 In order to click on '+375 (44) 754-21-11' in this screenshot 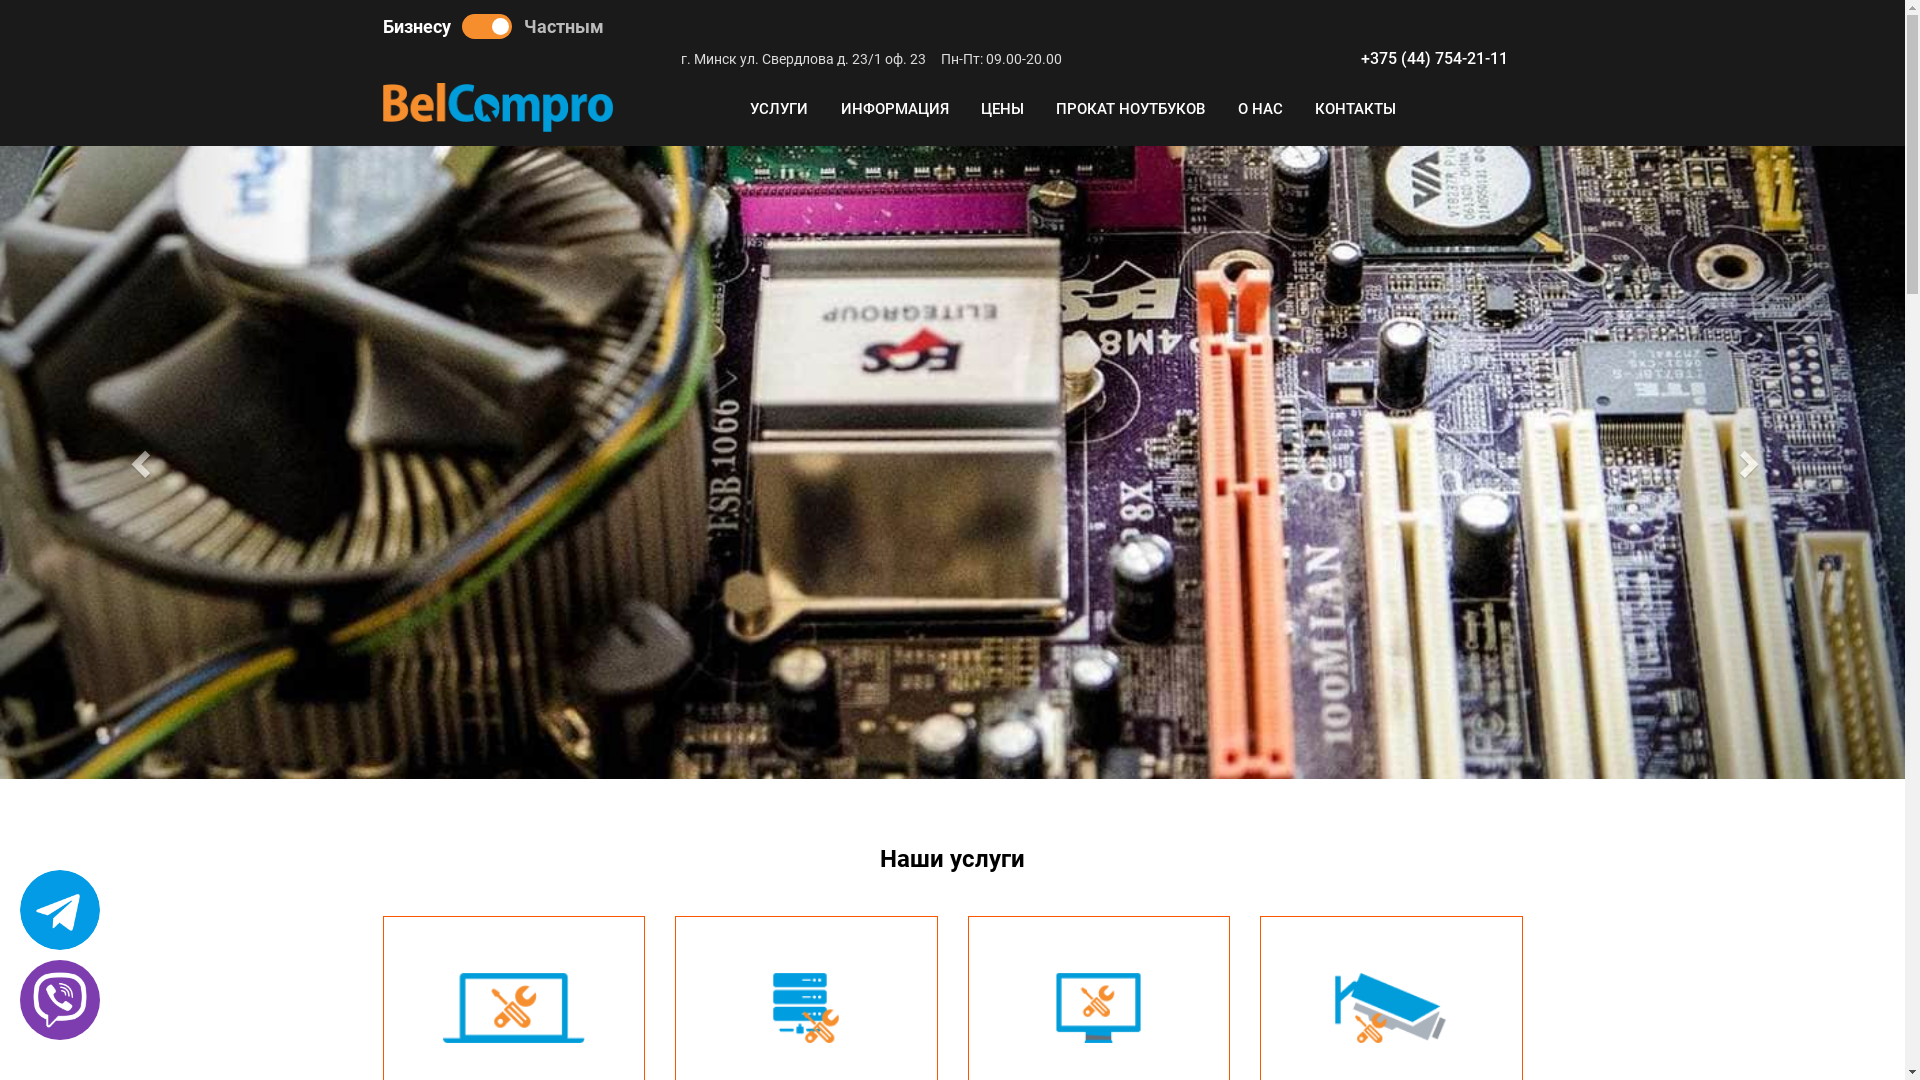, I will do `click(1432, 57)`.